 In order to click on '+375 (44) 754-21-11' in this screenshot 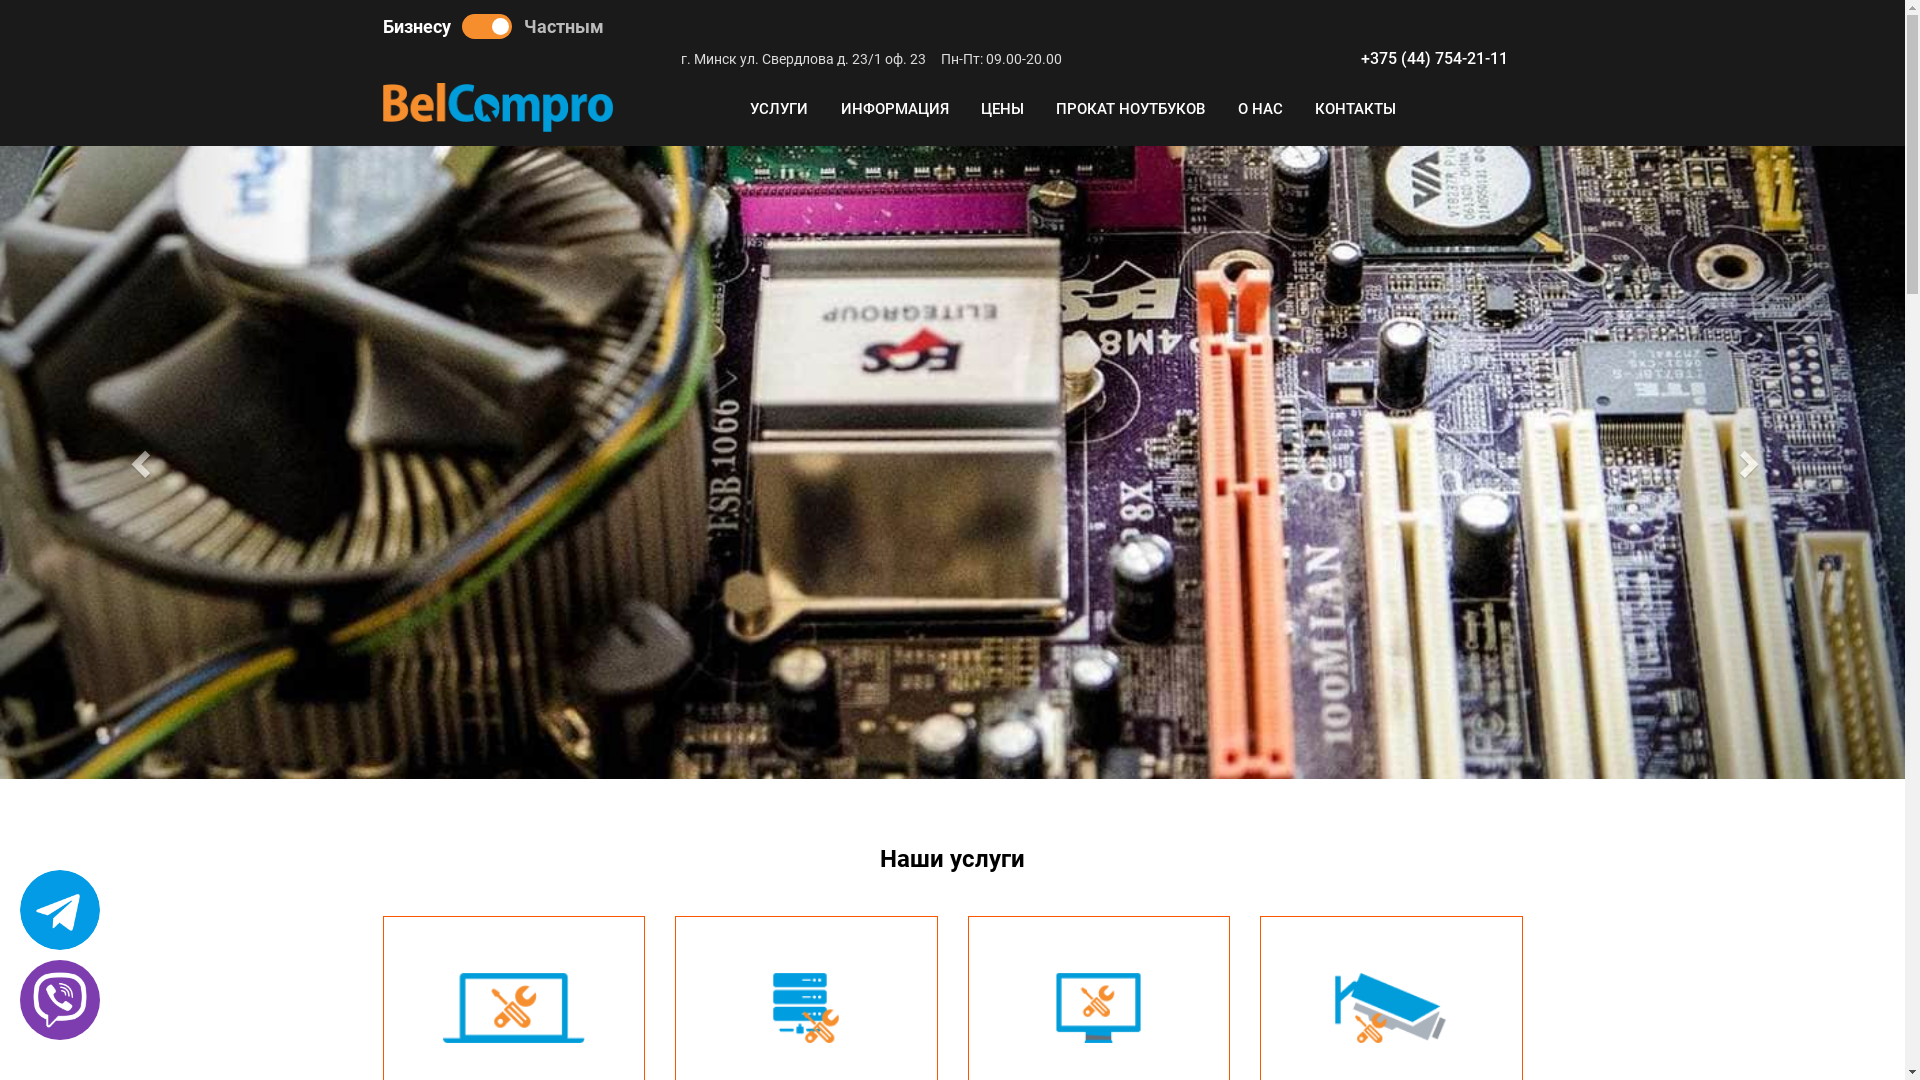, I will do `click(1432, 57)`.